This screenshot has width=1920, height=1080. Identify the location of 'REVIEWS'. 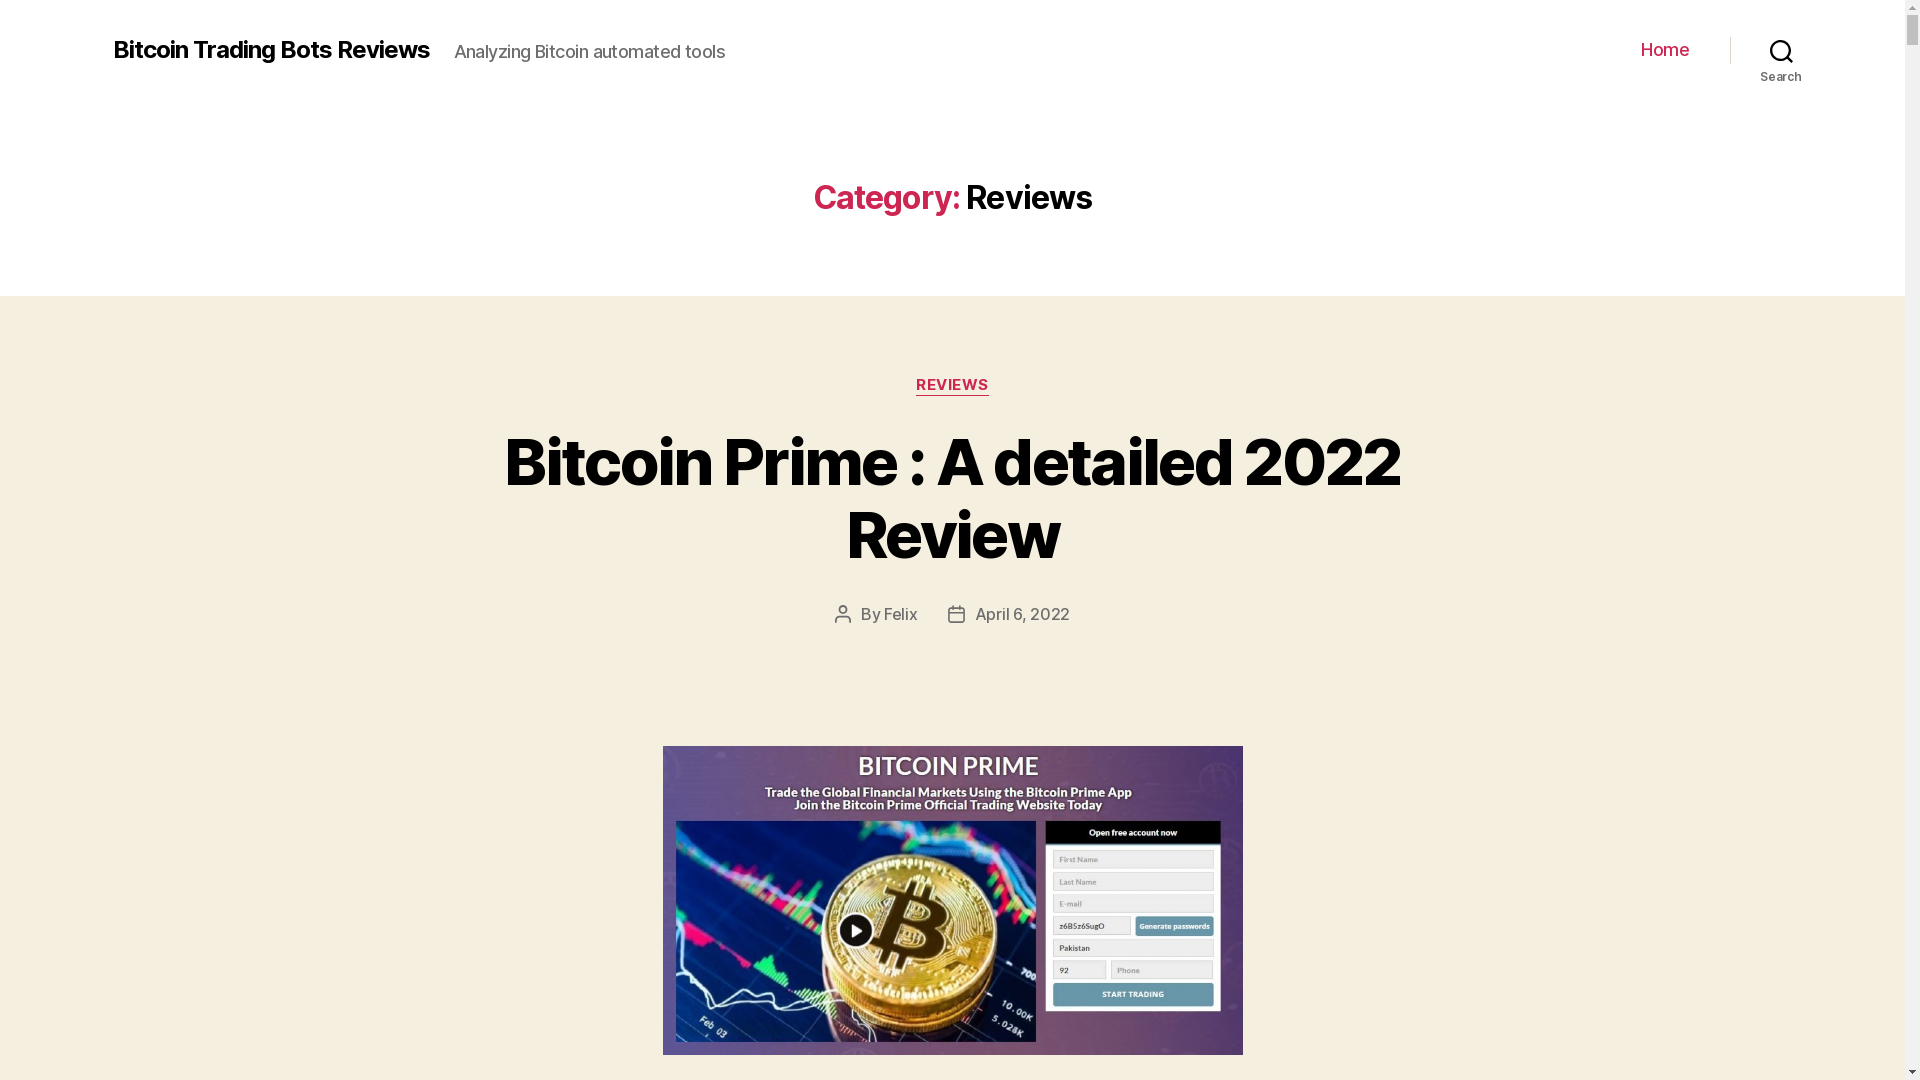
(951, 385).